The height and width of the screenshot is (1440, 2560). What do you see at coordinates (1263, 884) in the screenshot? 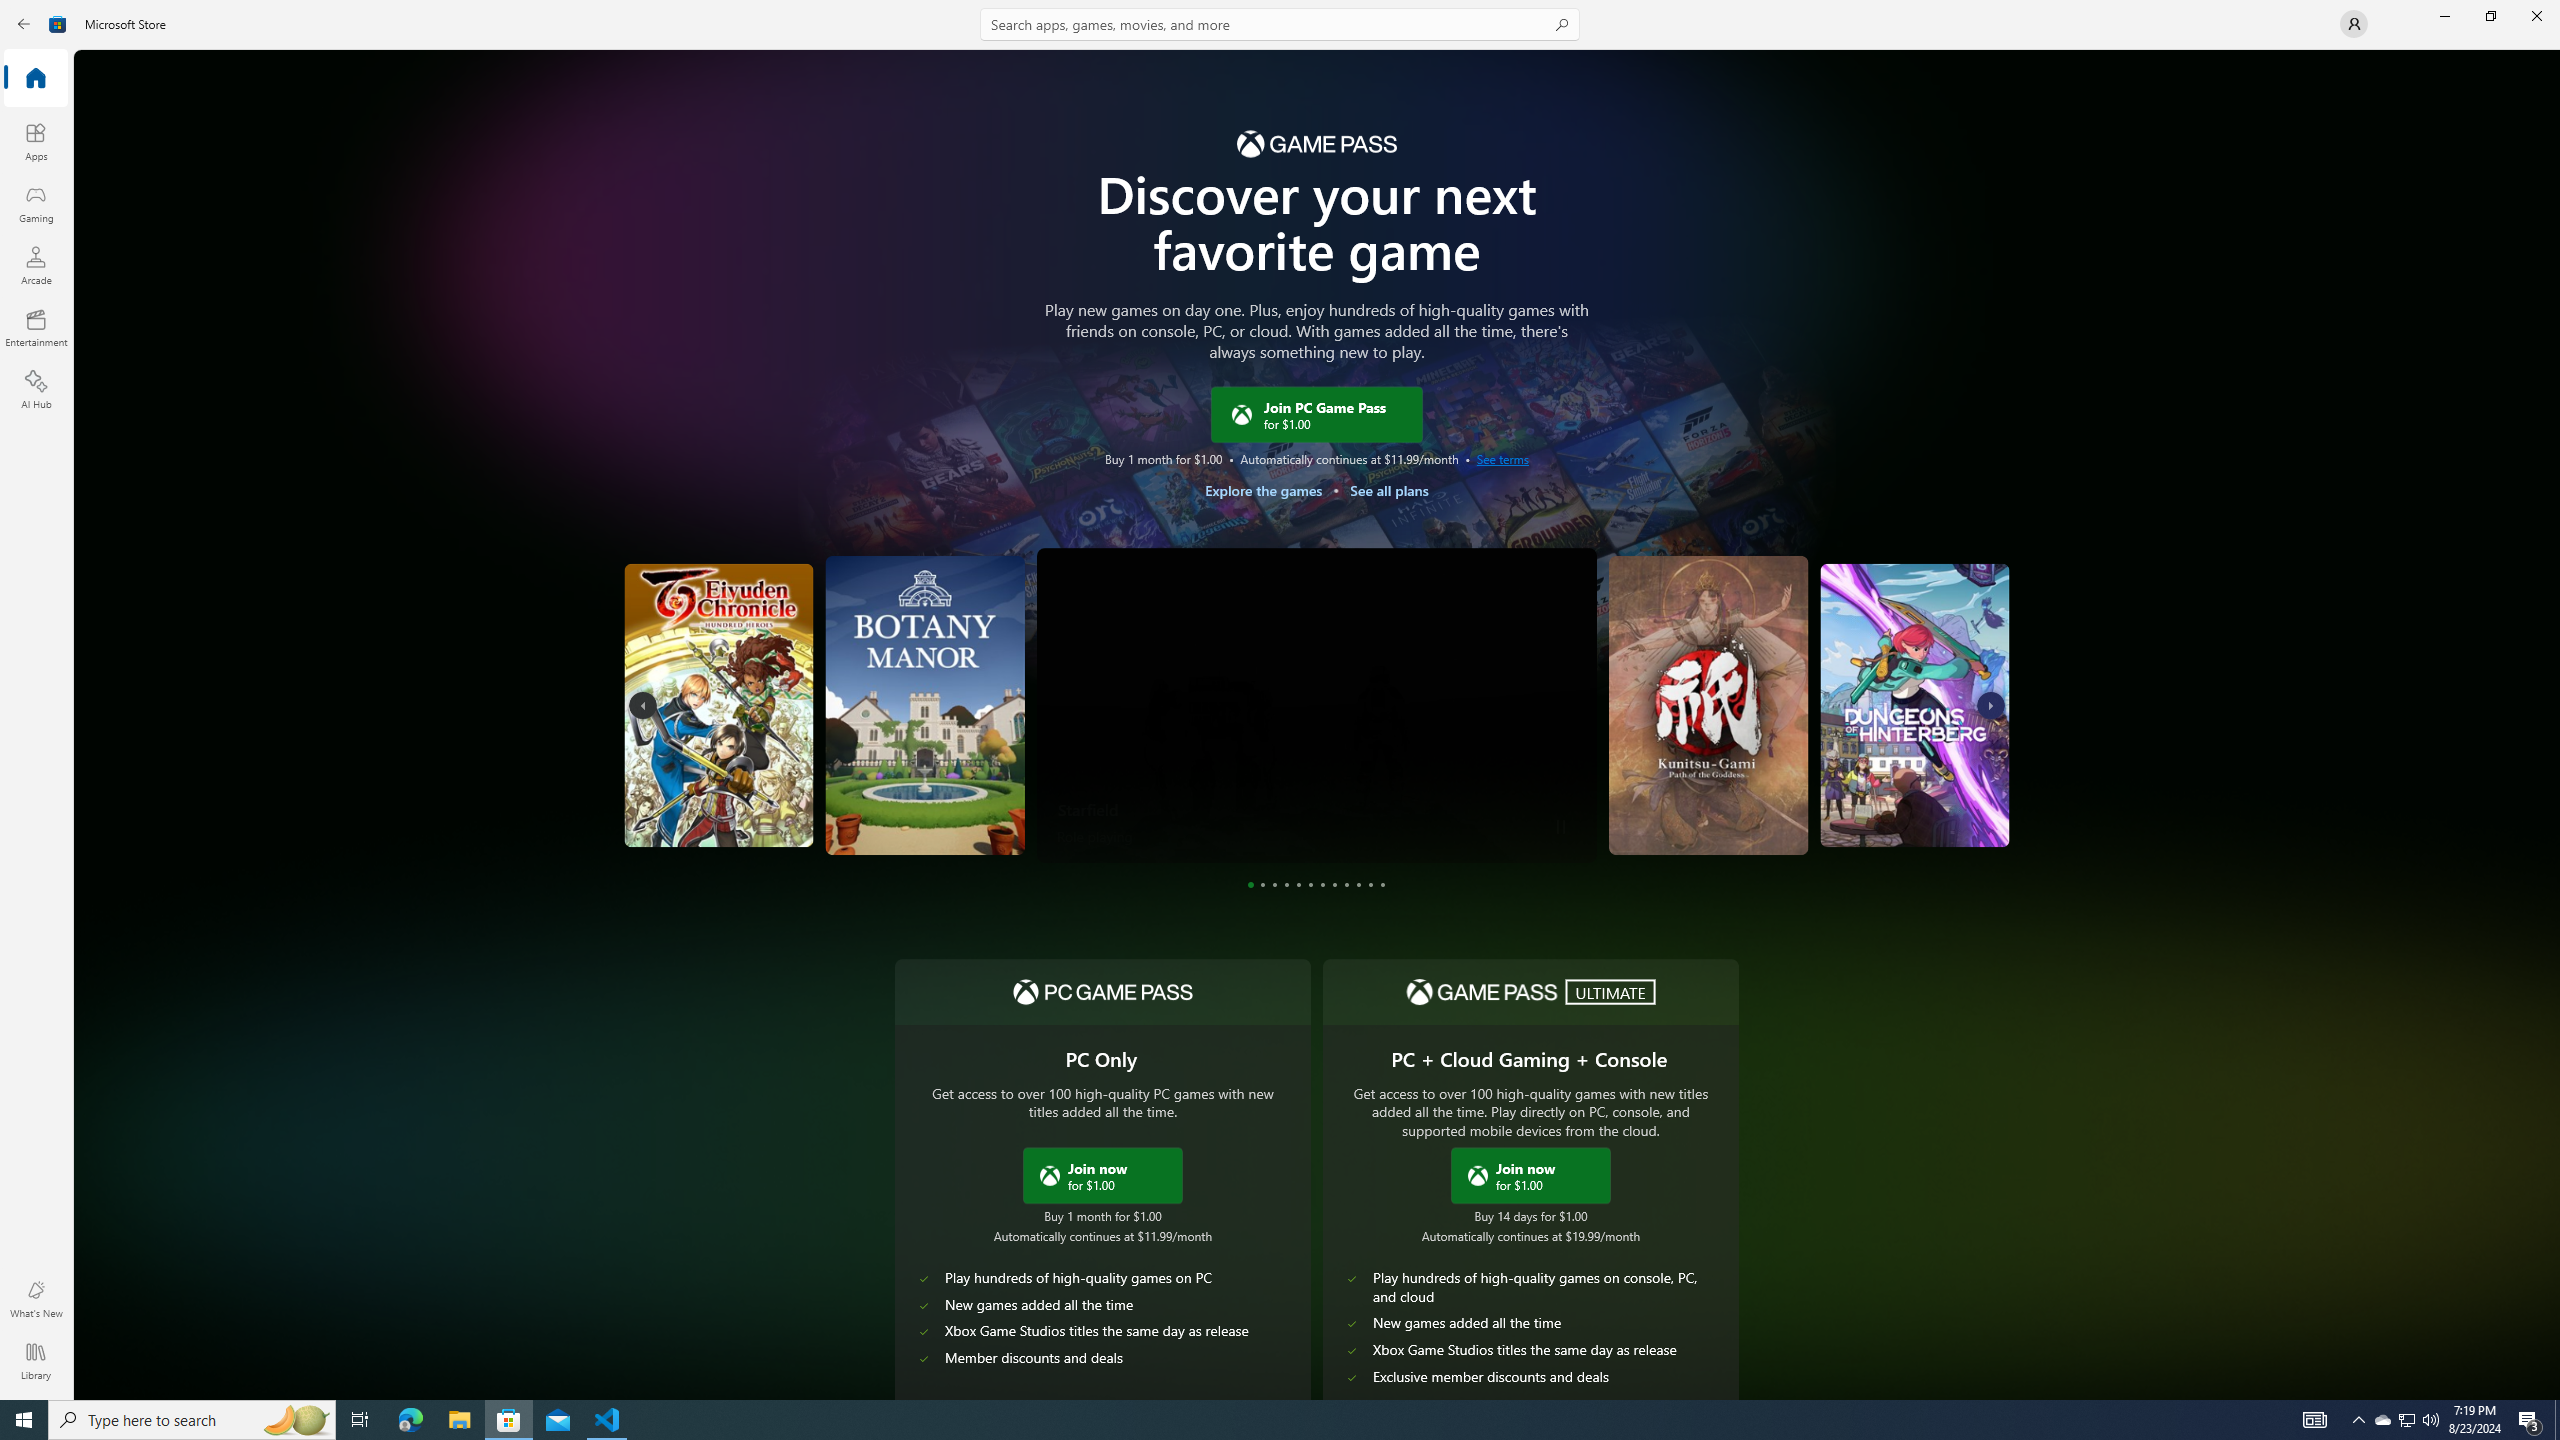
I see `'Page 2'` at bounding box center [1263, 884].